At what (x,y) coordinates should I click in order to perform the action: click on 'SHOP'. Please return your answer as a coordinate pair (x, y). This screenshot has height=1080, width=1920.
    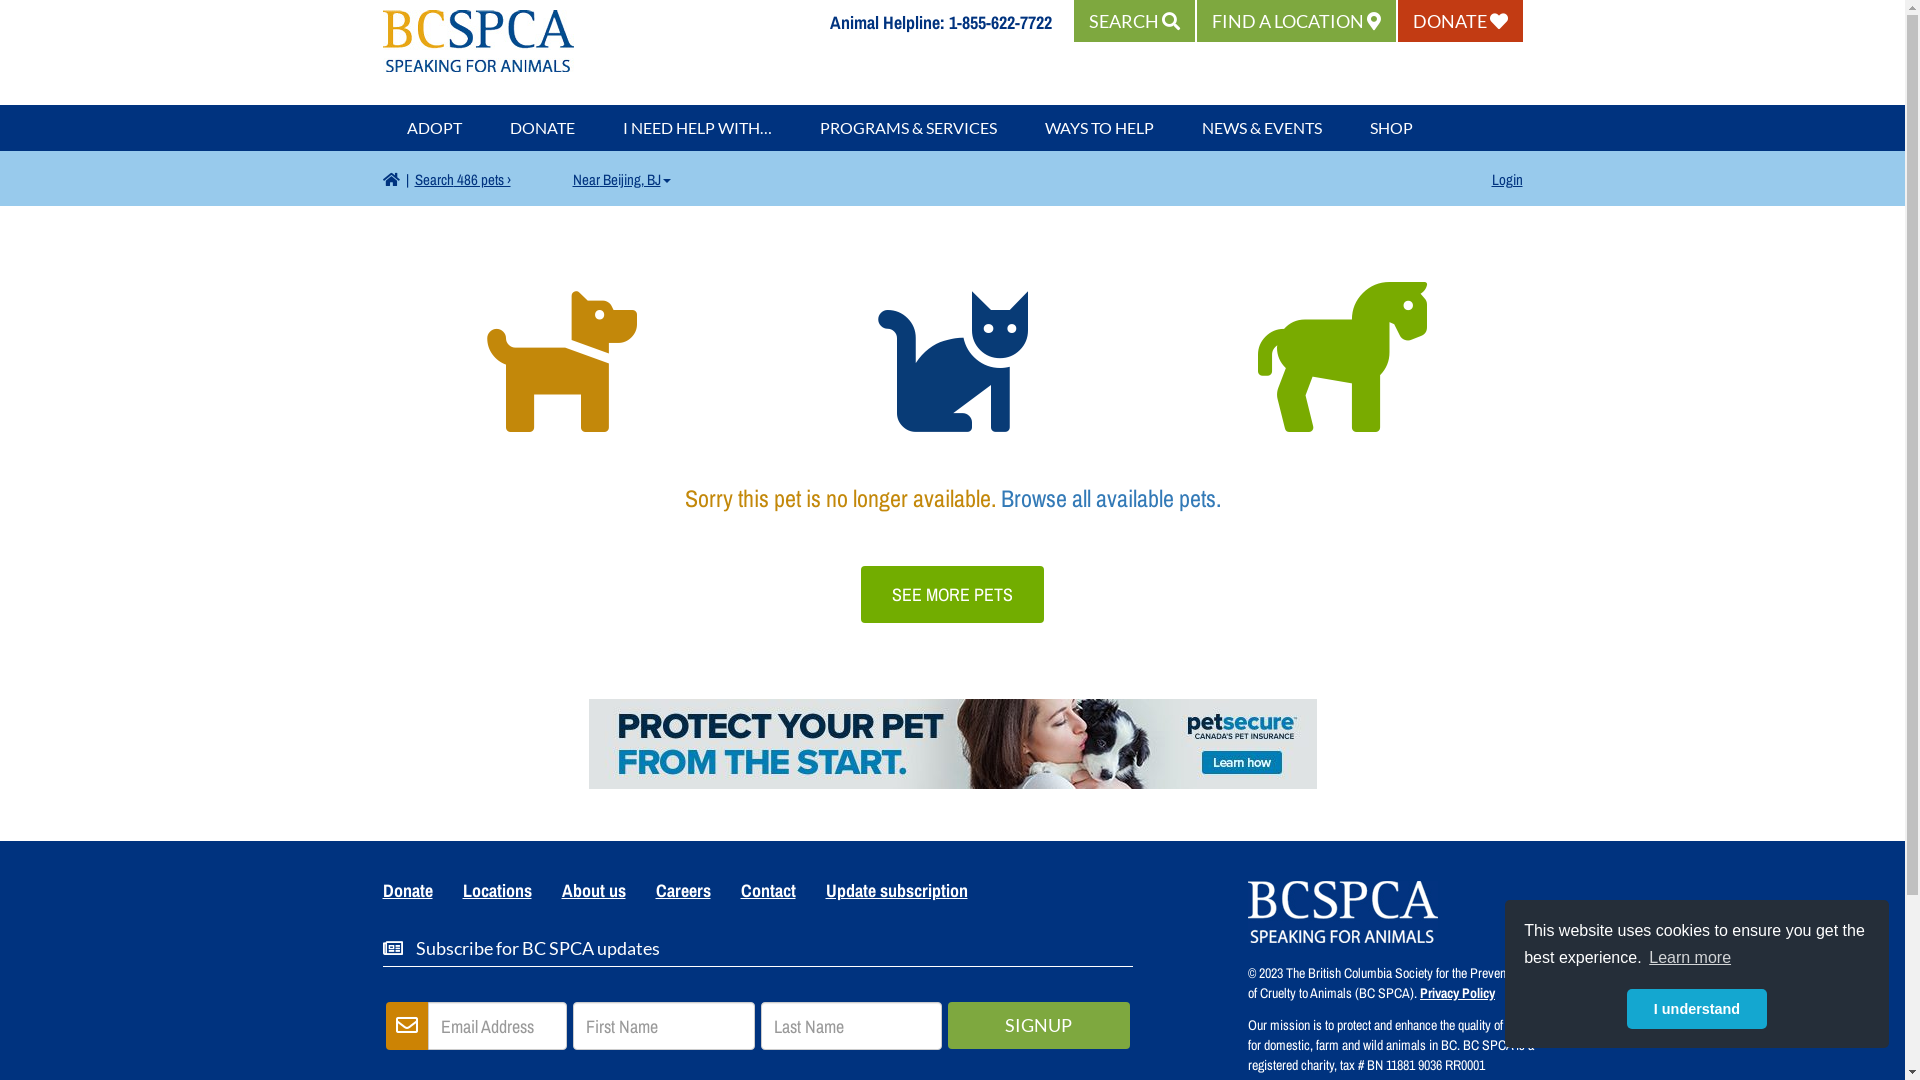
    Looking at the image, I should click on (1390, 127).